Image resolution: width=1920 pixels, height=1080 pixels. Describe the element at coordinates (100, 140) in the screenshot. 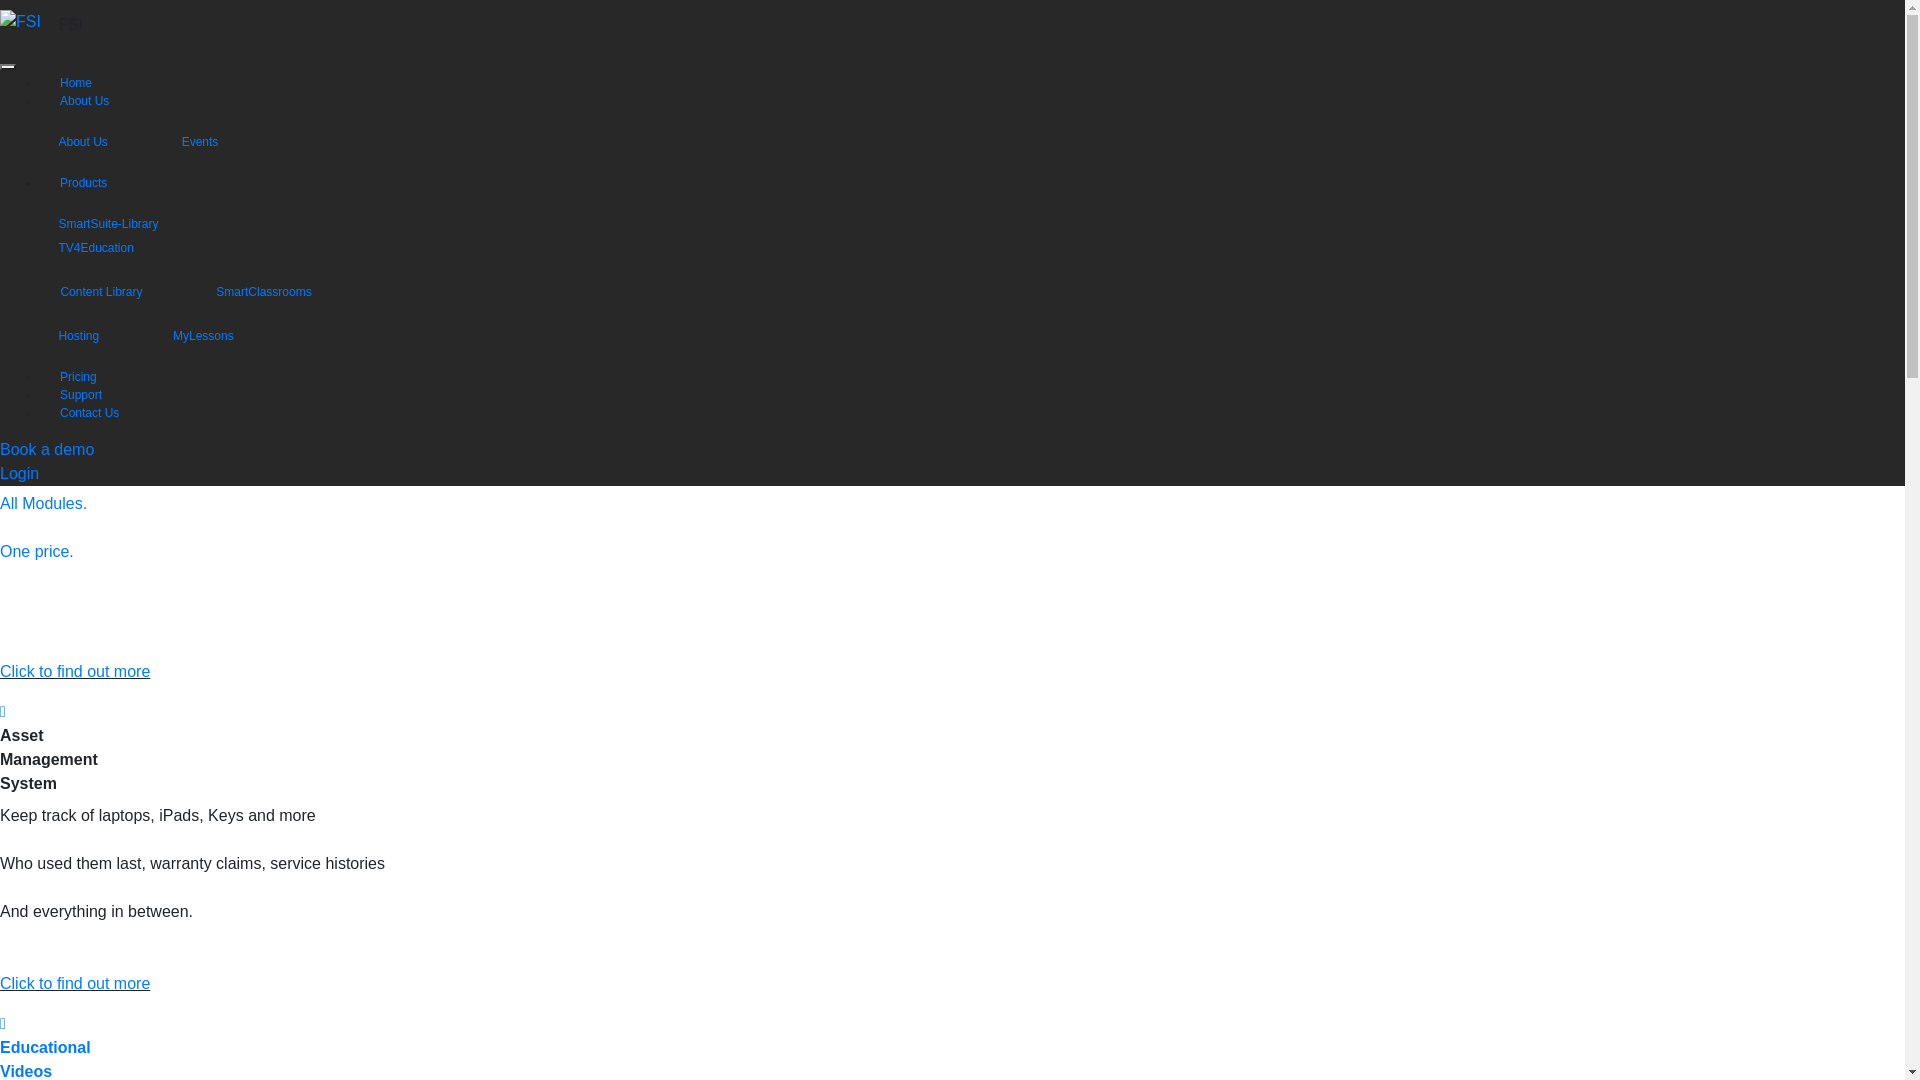

I see `'About Us'` at that location.